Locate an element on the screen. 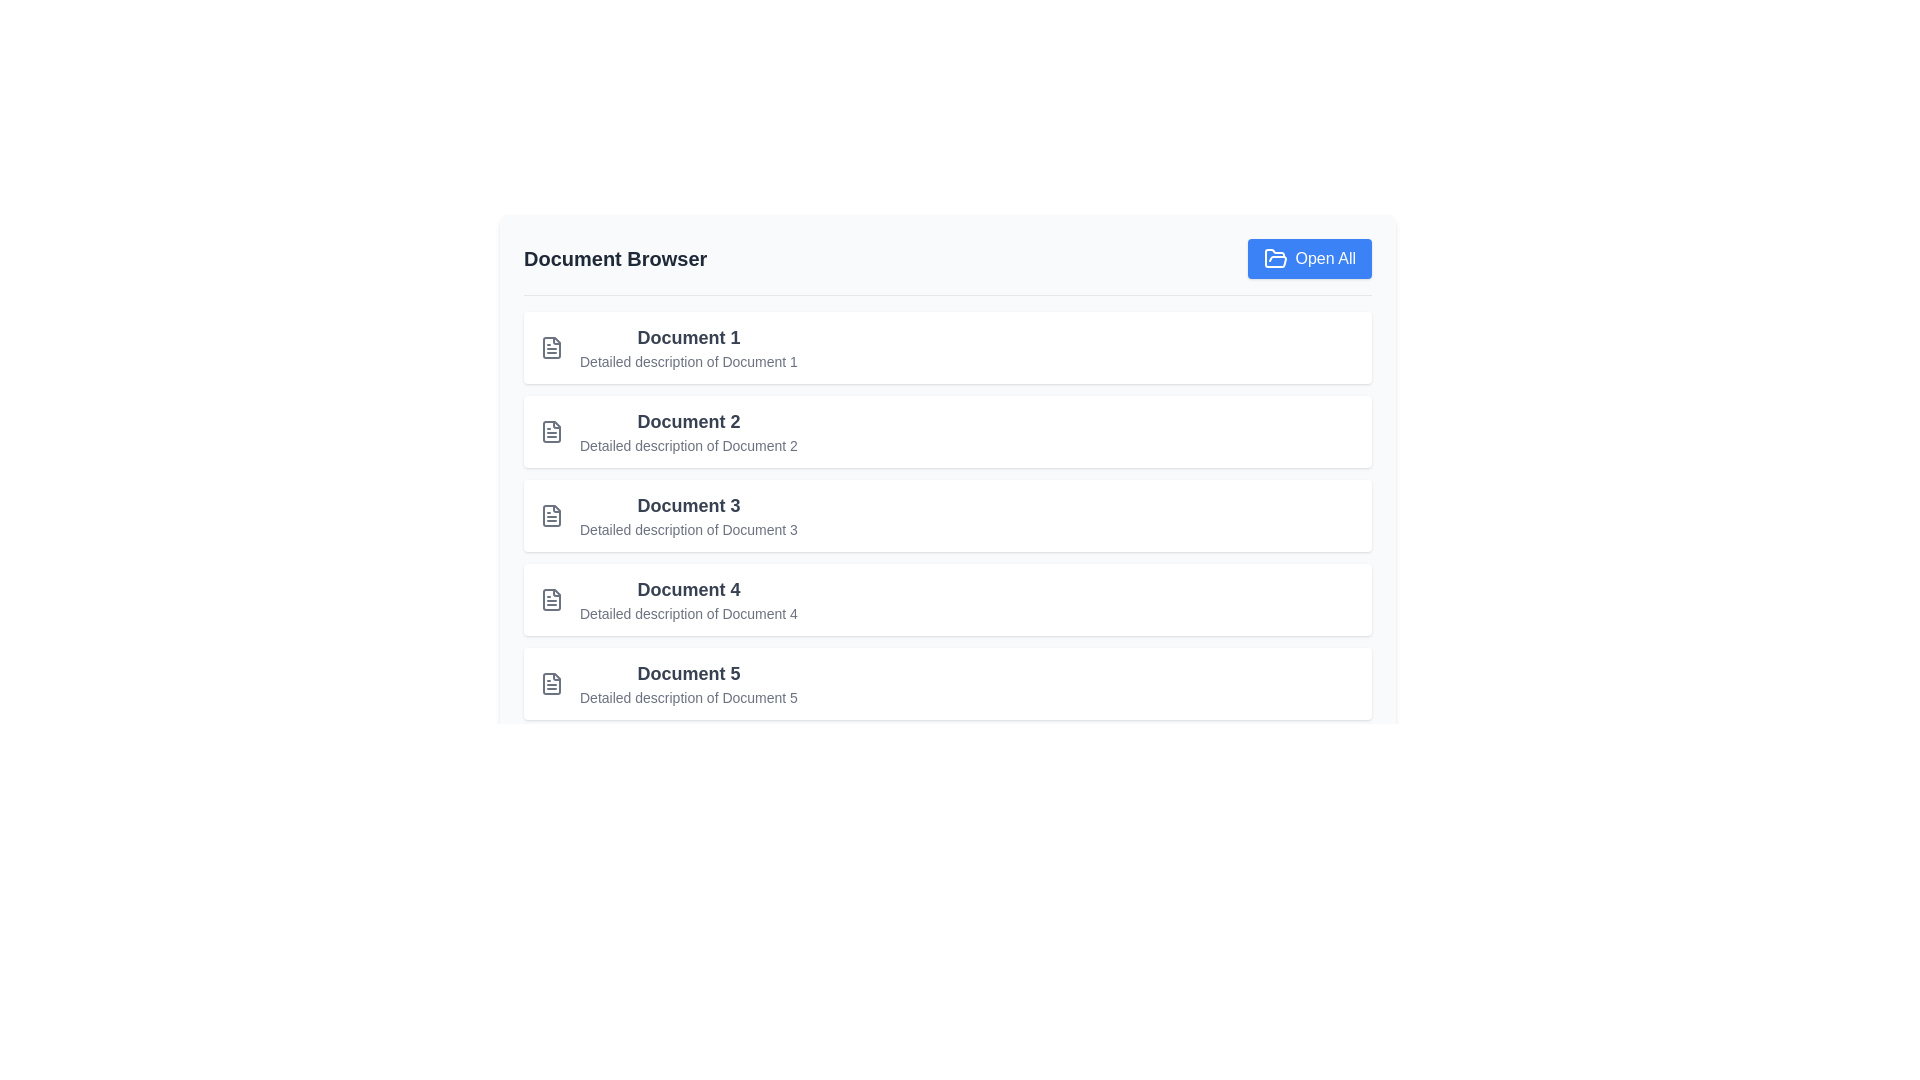 The height and width of the screenshot is (1080, 1920). the list item representing 'Document 5' is located at coordinates (947, 682).